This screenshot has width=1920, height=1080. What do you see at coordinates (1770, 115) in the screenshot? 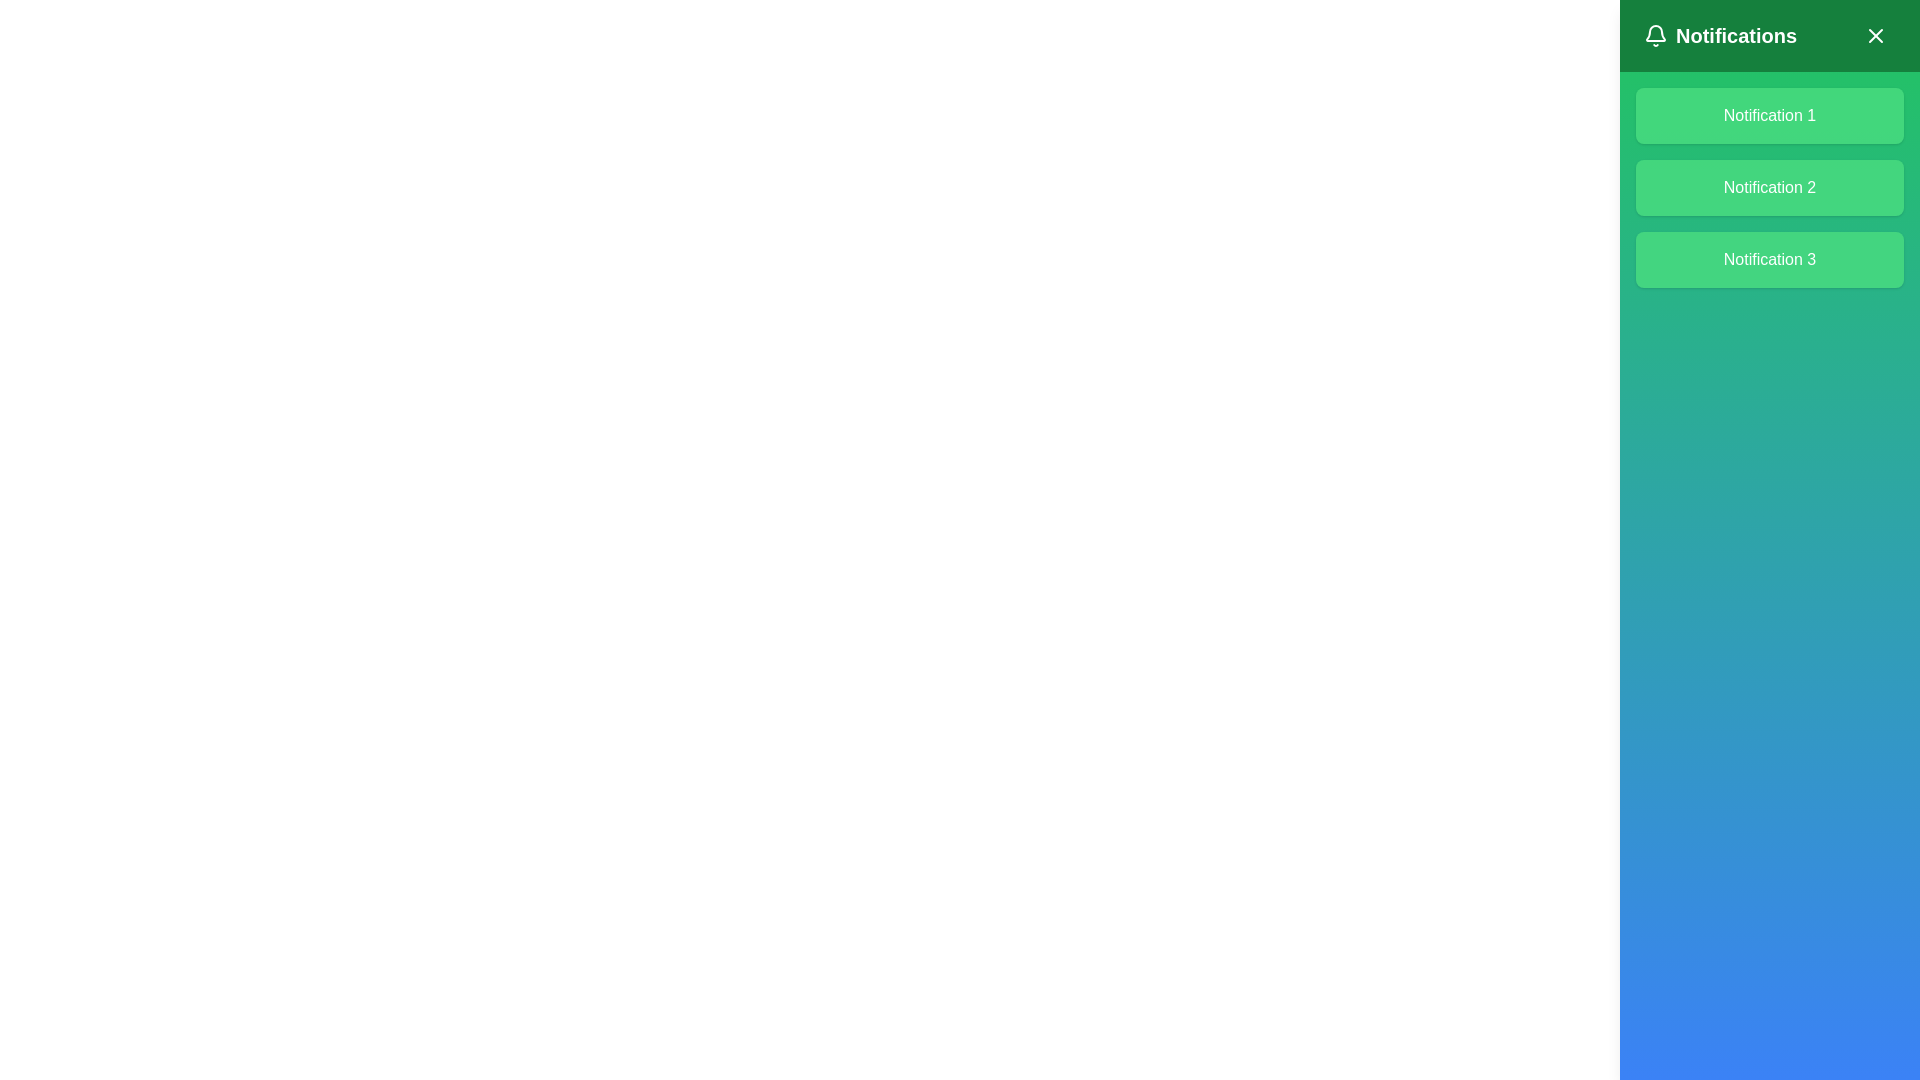
I see `text of the element displaying 'Notification 1', which is a medium-sized white sans-serif text inside a green notification card at the top of a vertical list of notifications` at bounding box center [1770, 115].